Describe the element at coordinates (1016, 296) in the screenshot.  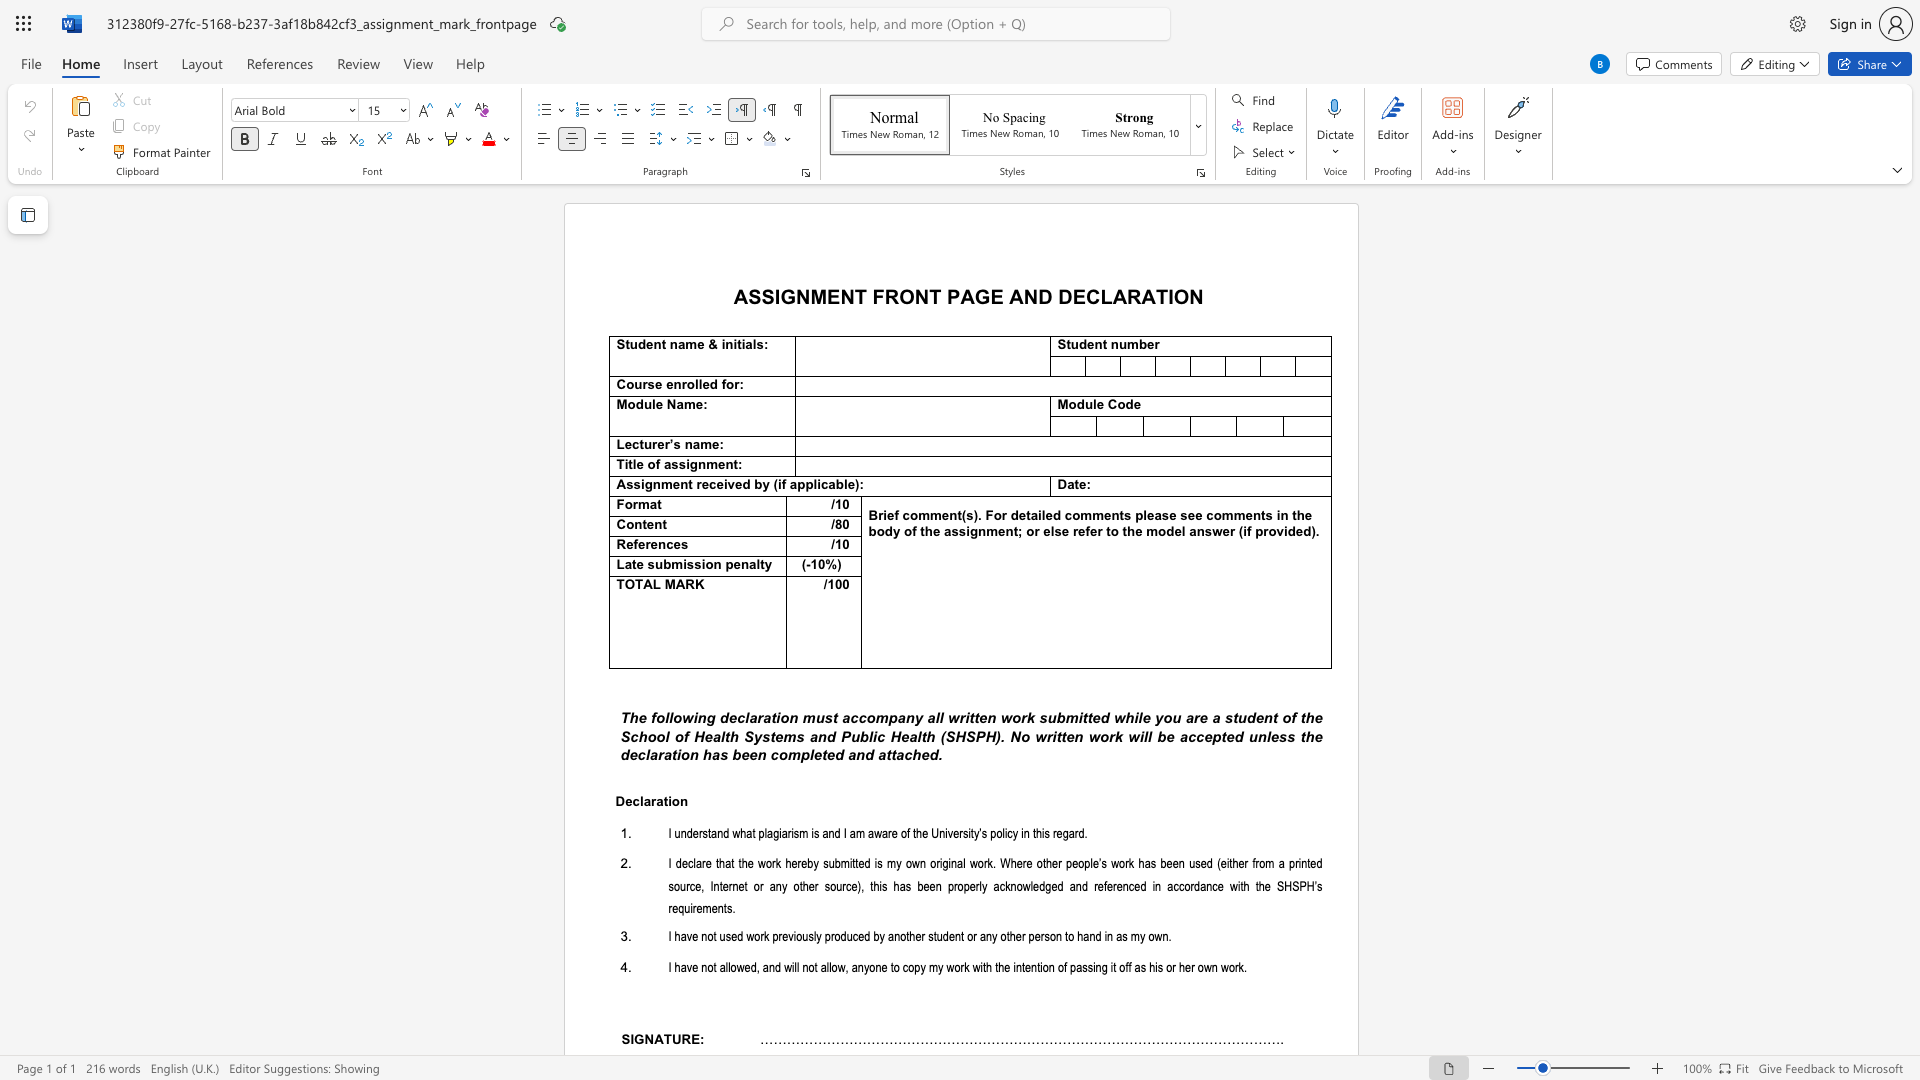
I see `the 1th character "A" in the text` at that location.